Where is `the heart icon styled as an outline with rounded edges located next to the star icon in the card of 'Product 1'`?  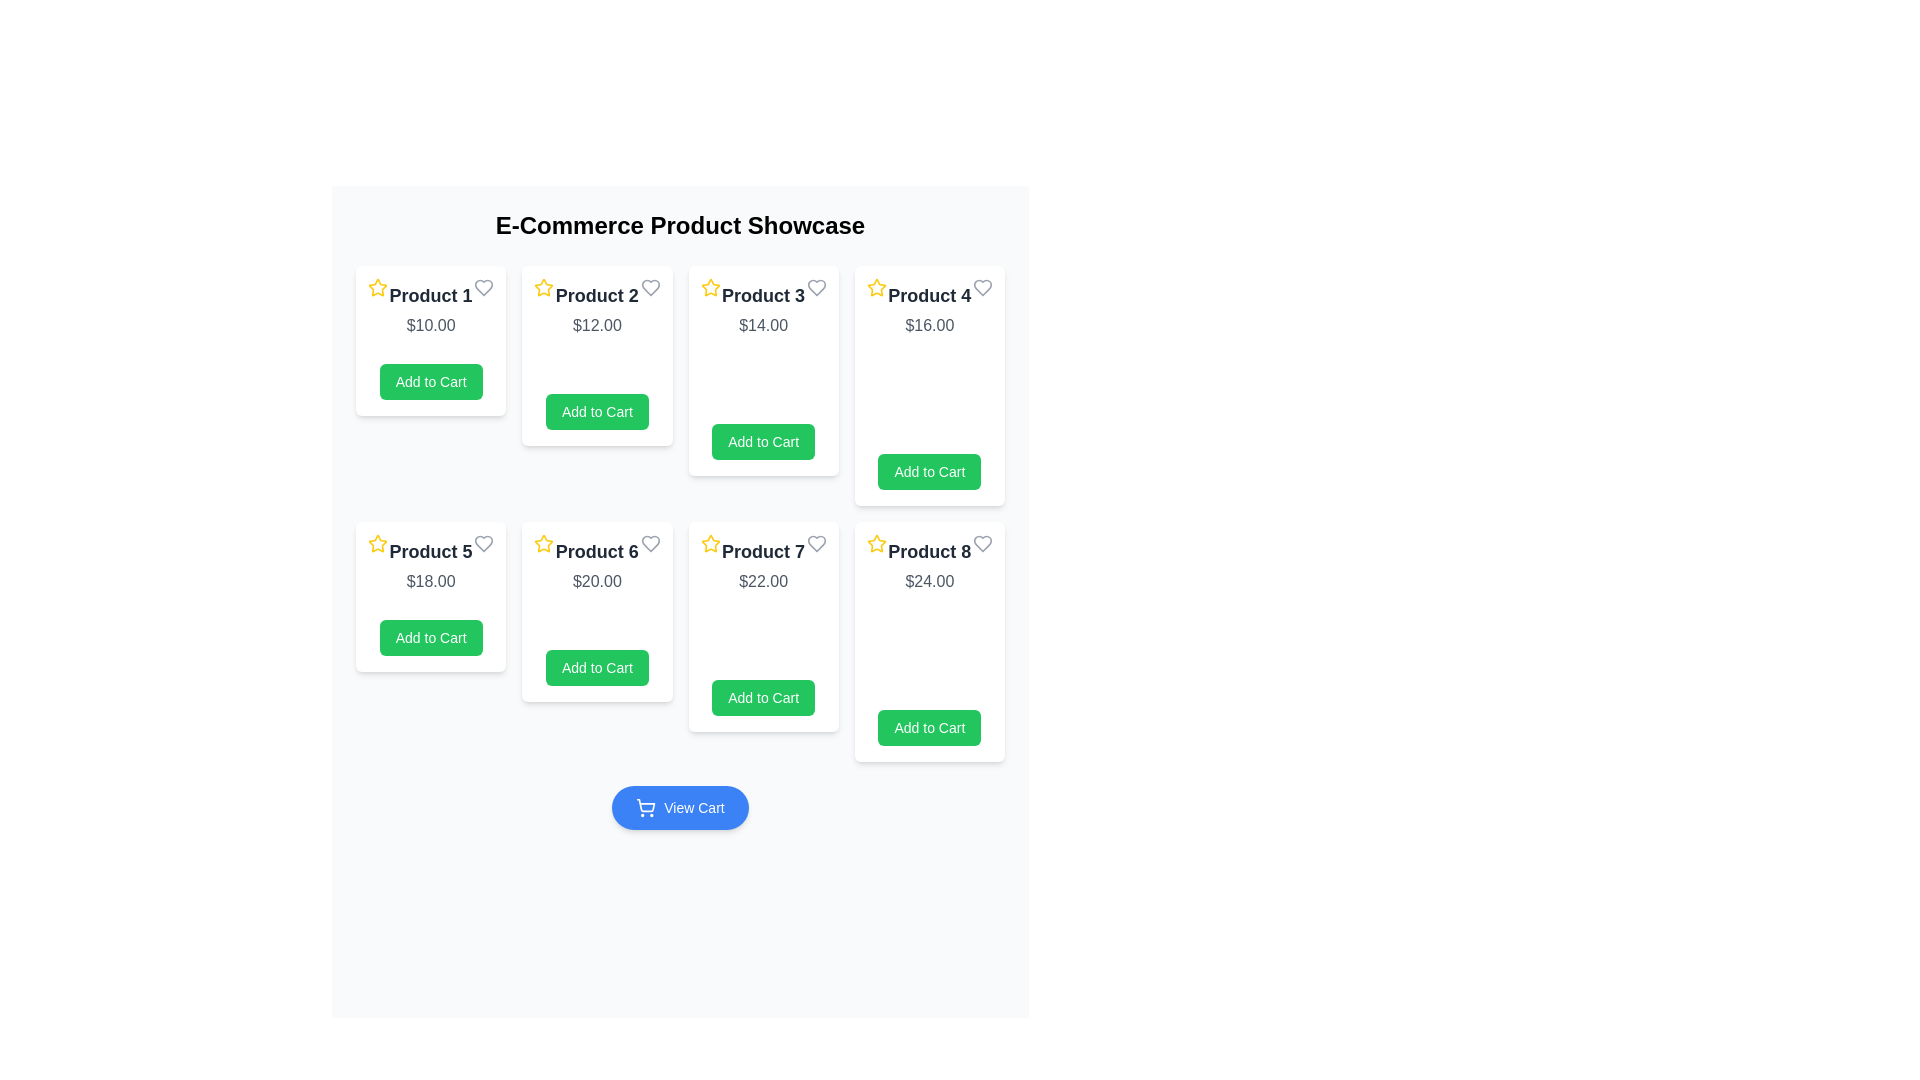
the heart icon styled as an outline with rounded edges located next to the star icon in the card of 'Product 1' is located at coordinates (484, 288).